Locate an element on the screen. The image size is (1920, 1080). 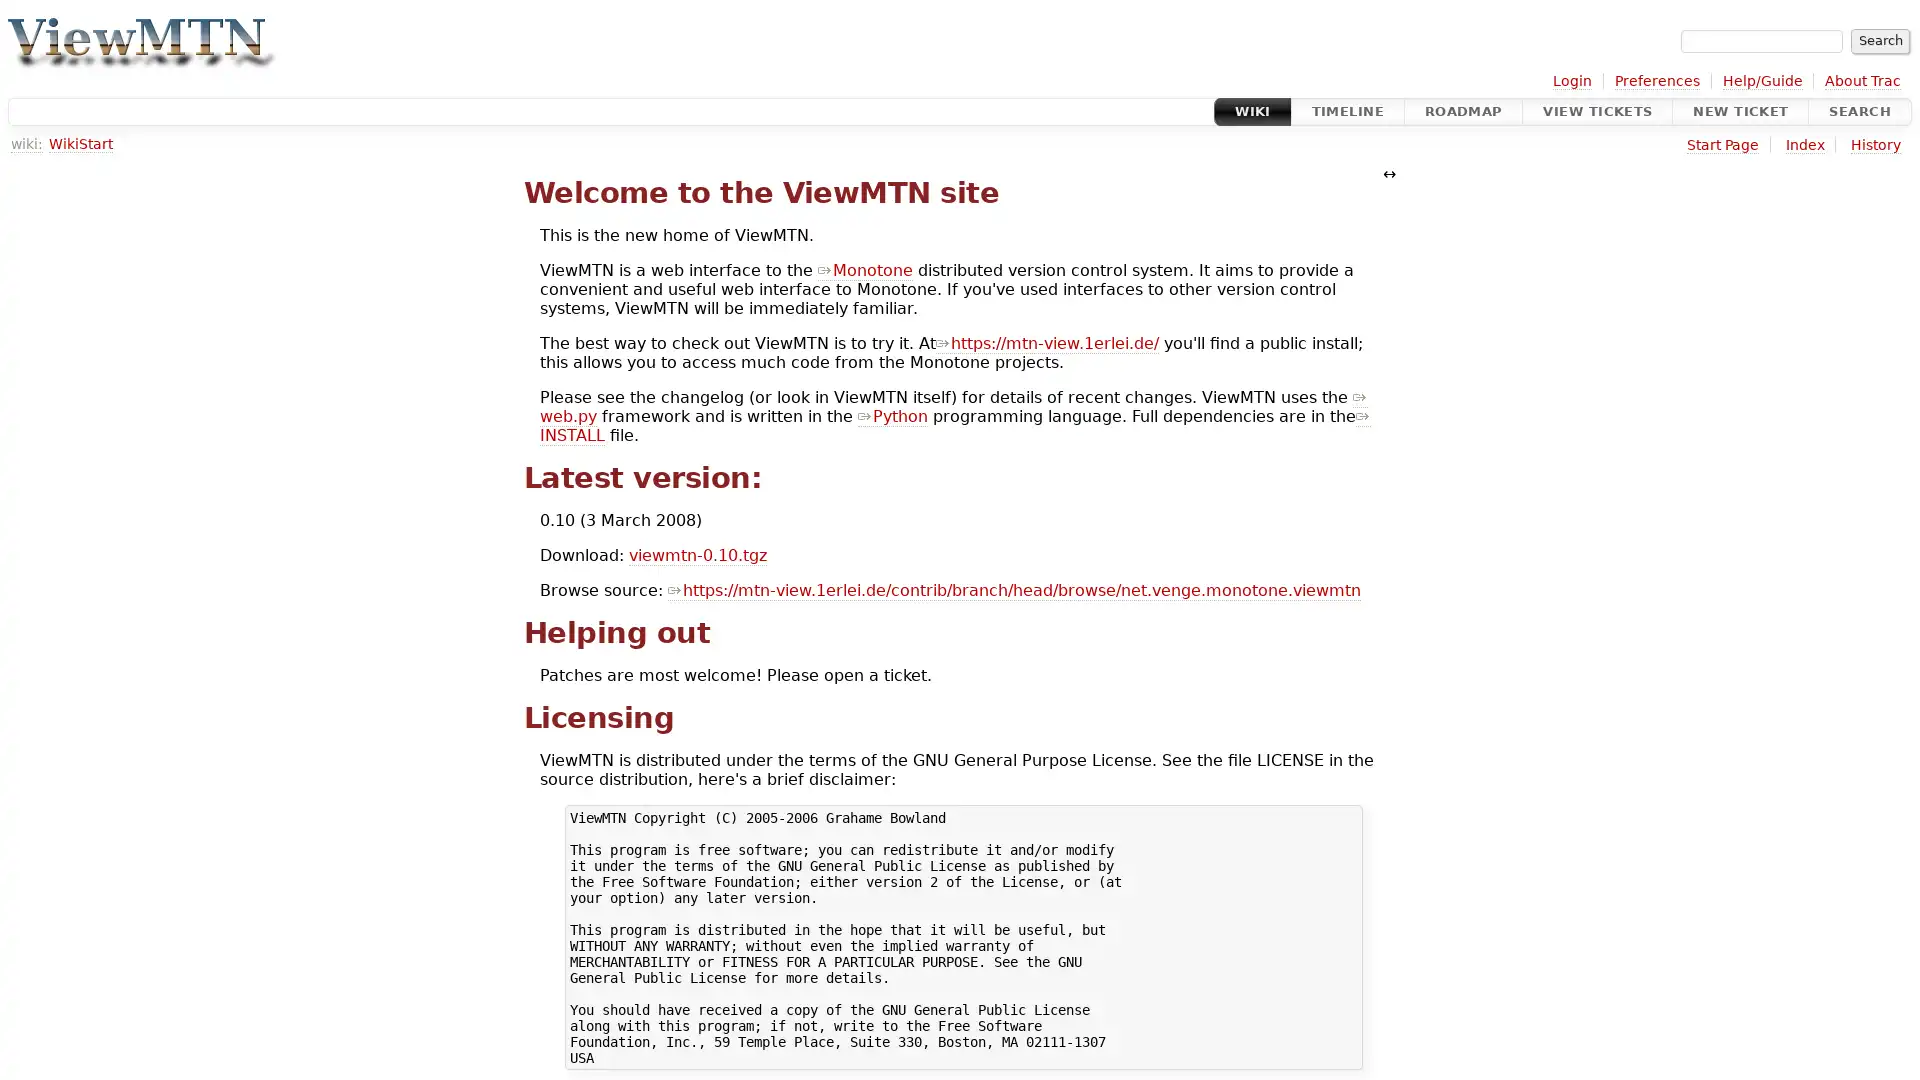
Search is located at coordinates (1879, 41).